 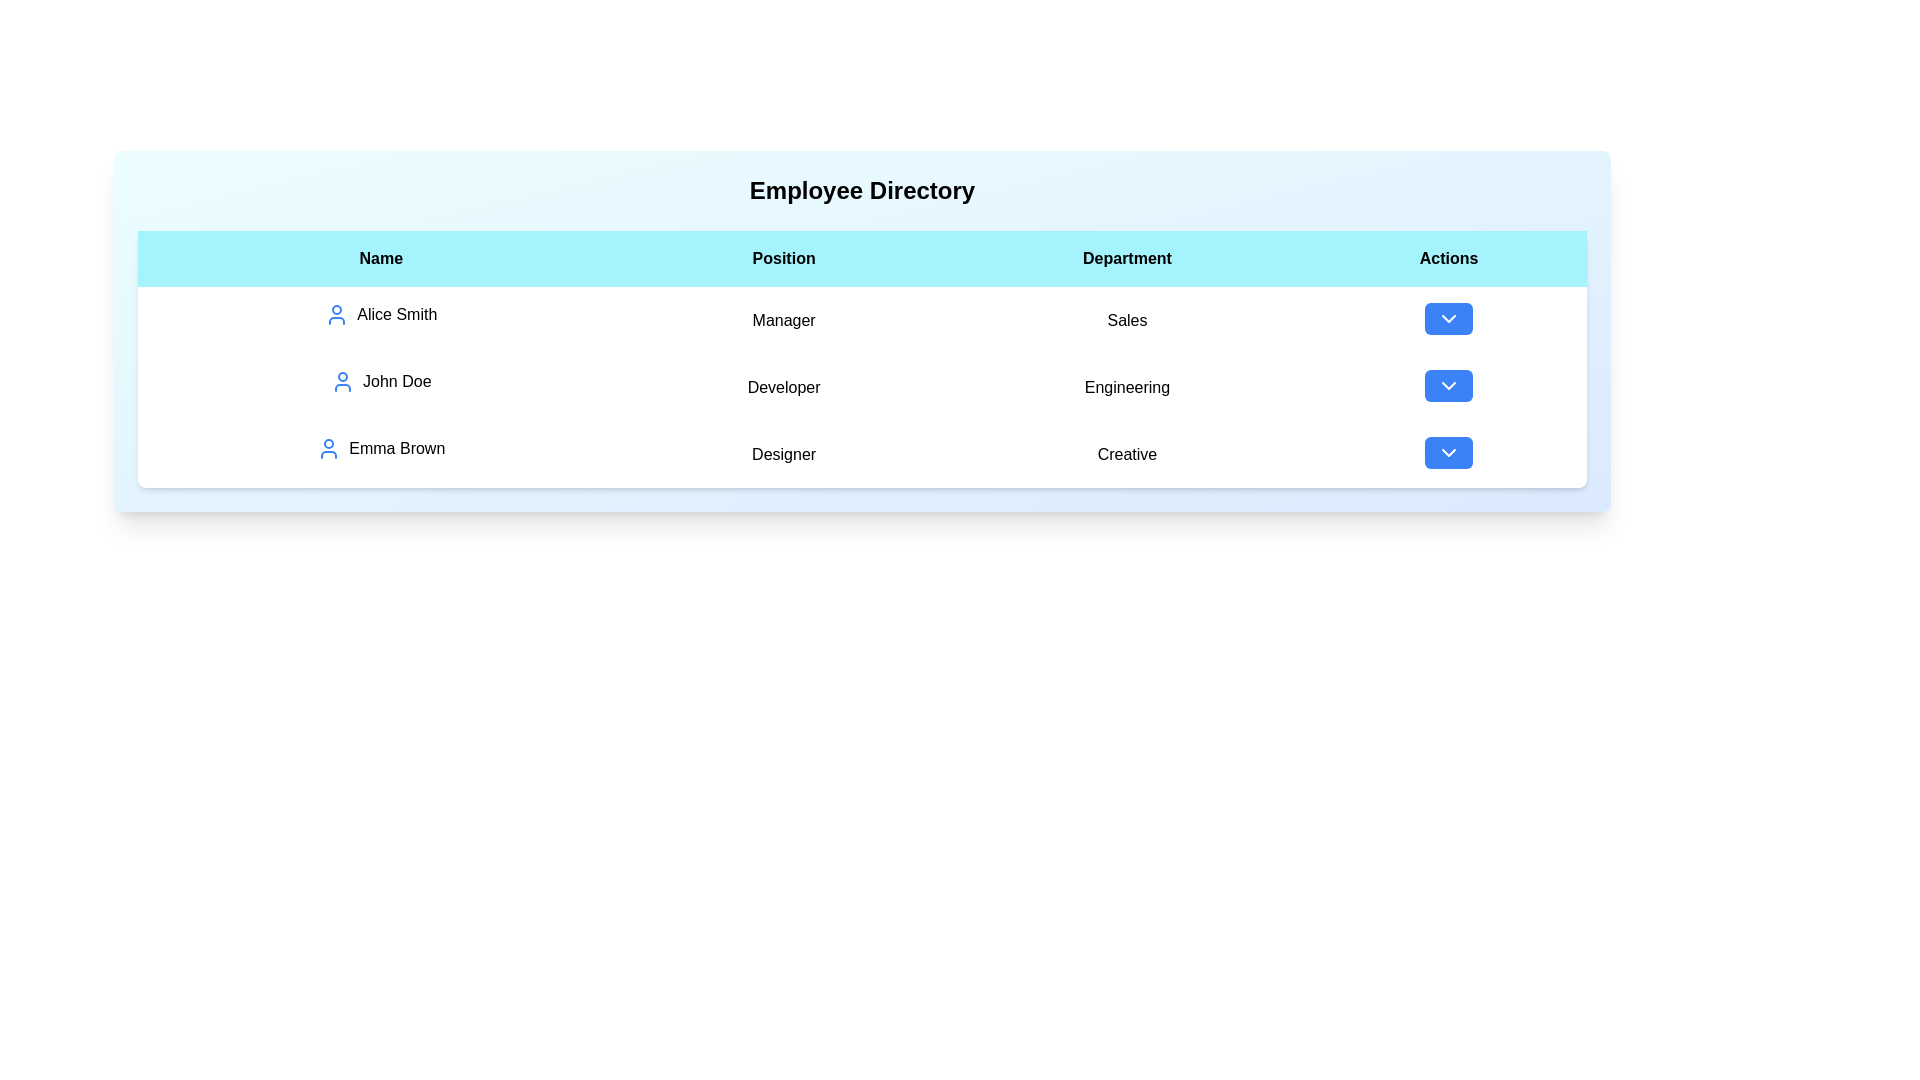 I want to click on the text label displaying 'Developer' located in the second row of the table under the 'Position' column to interact with the surrounding context, so click(x=783, y=387).